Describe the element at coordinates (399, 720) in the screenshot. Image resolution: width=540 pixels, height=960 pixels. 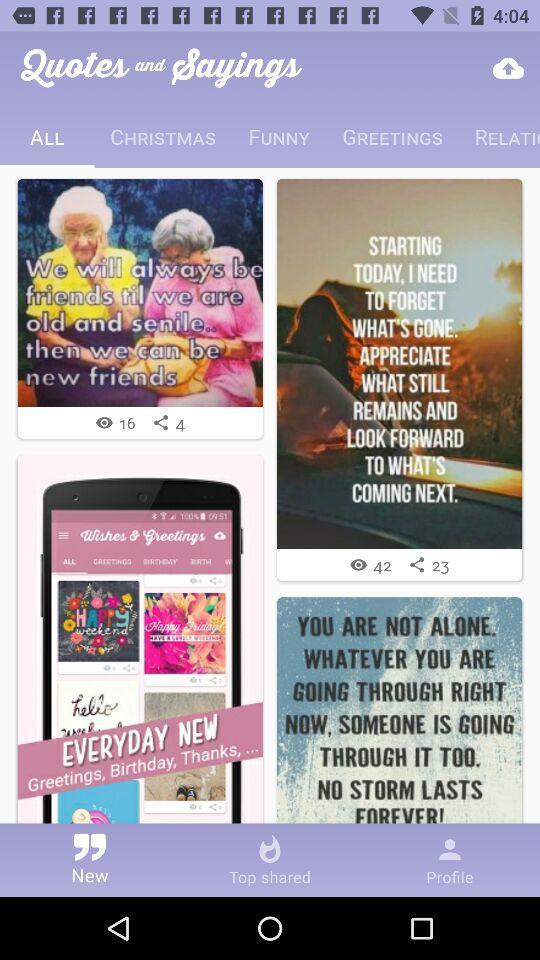
I see `image` at that location.